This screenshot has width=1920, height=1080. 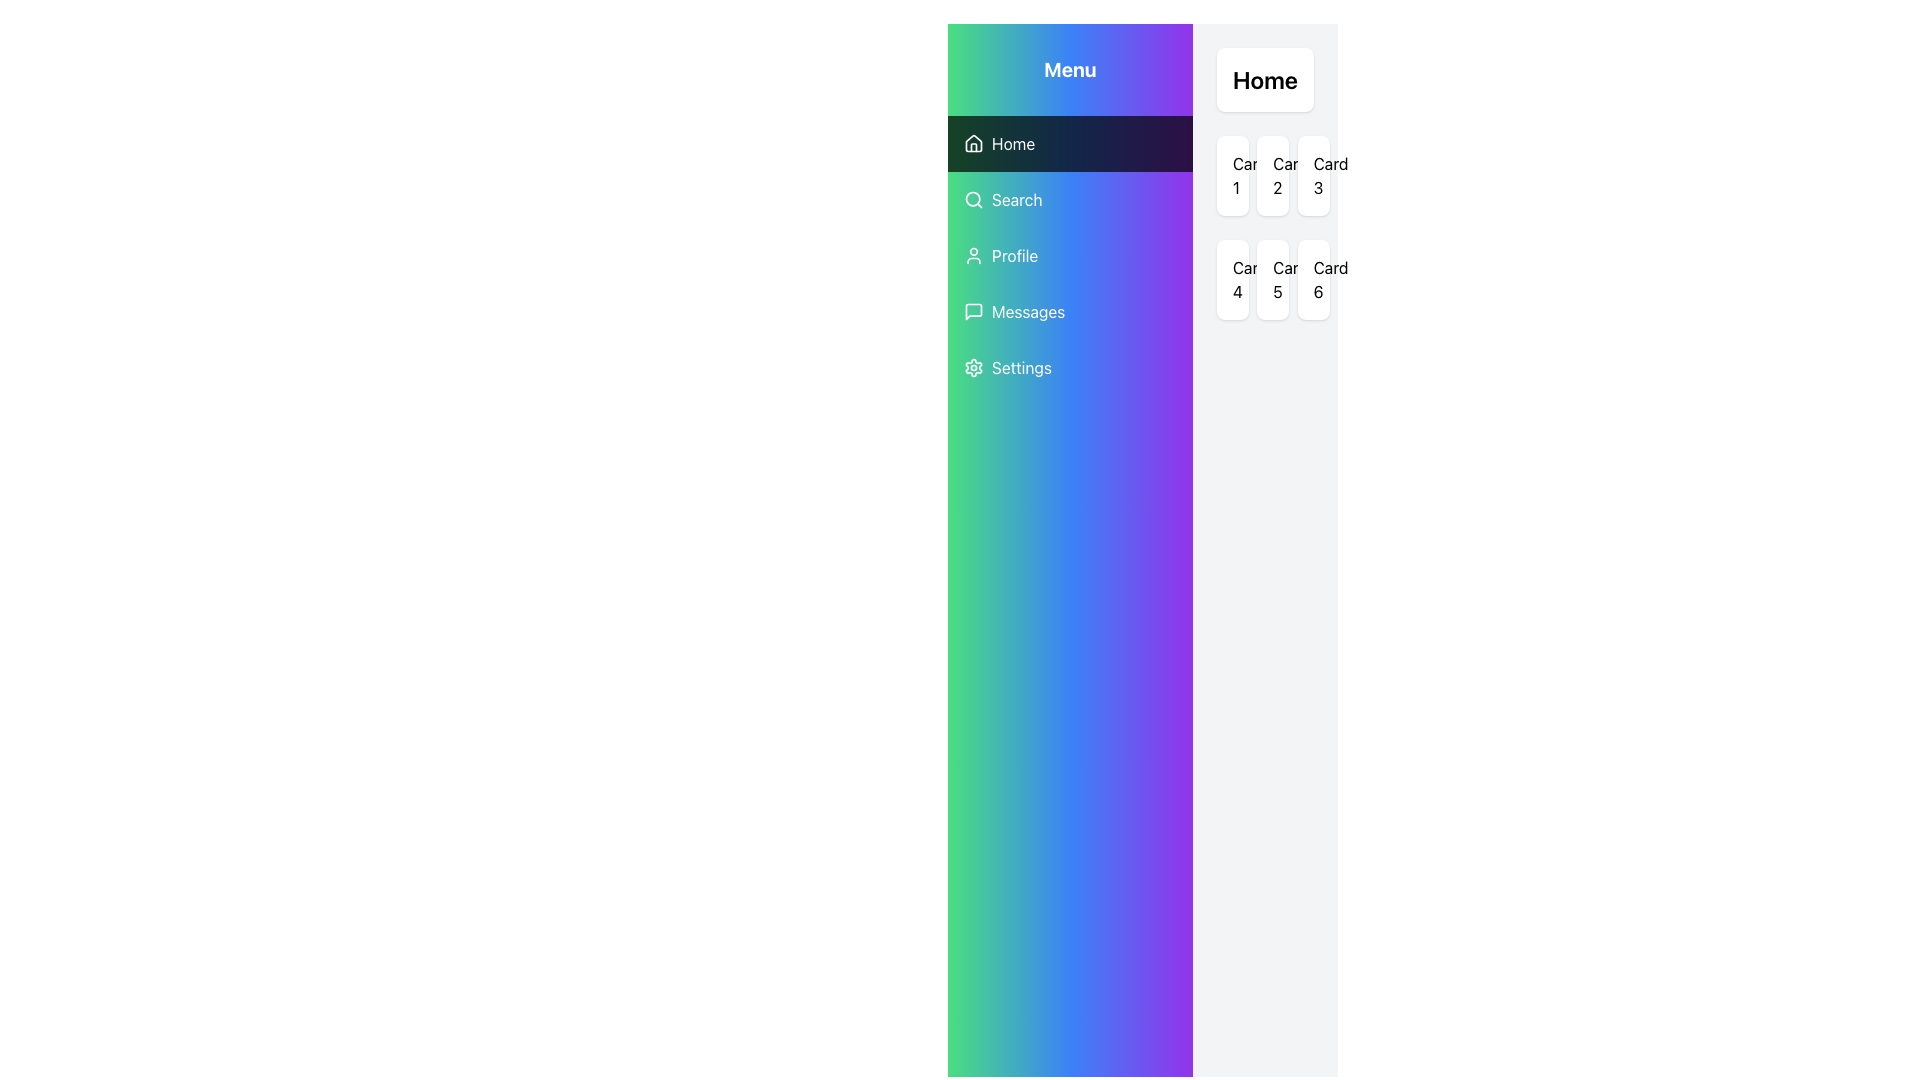 I want to click on the 'Profile' button in the vertical navigation bar, so click(x=1069, y=254).